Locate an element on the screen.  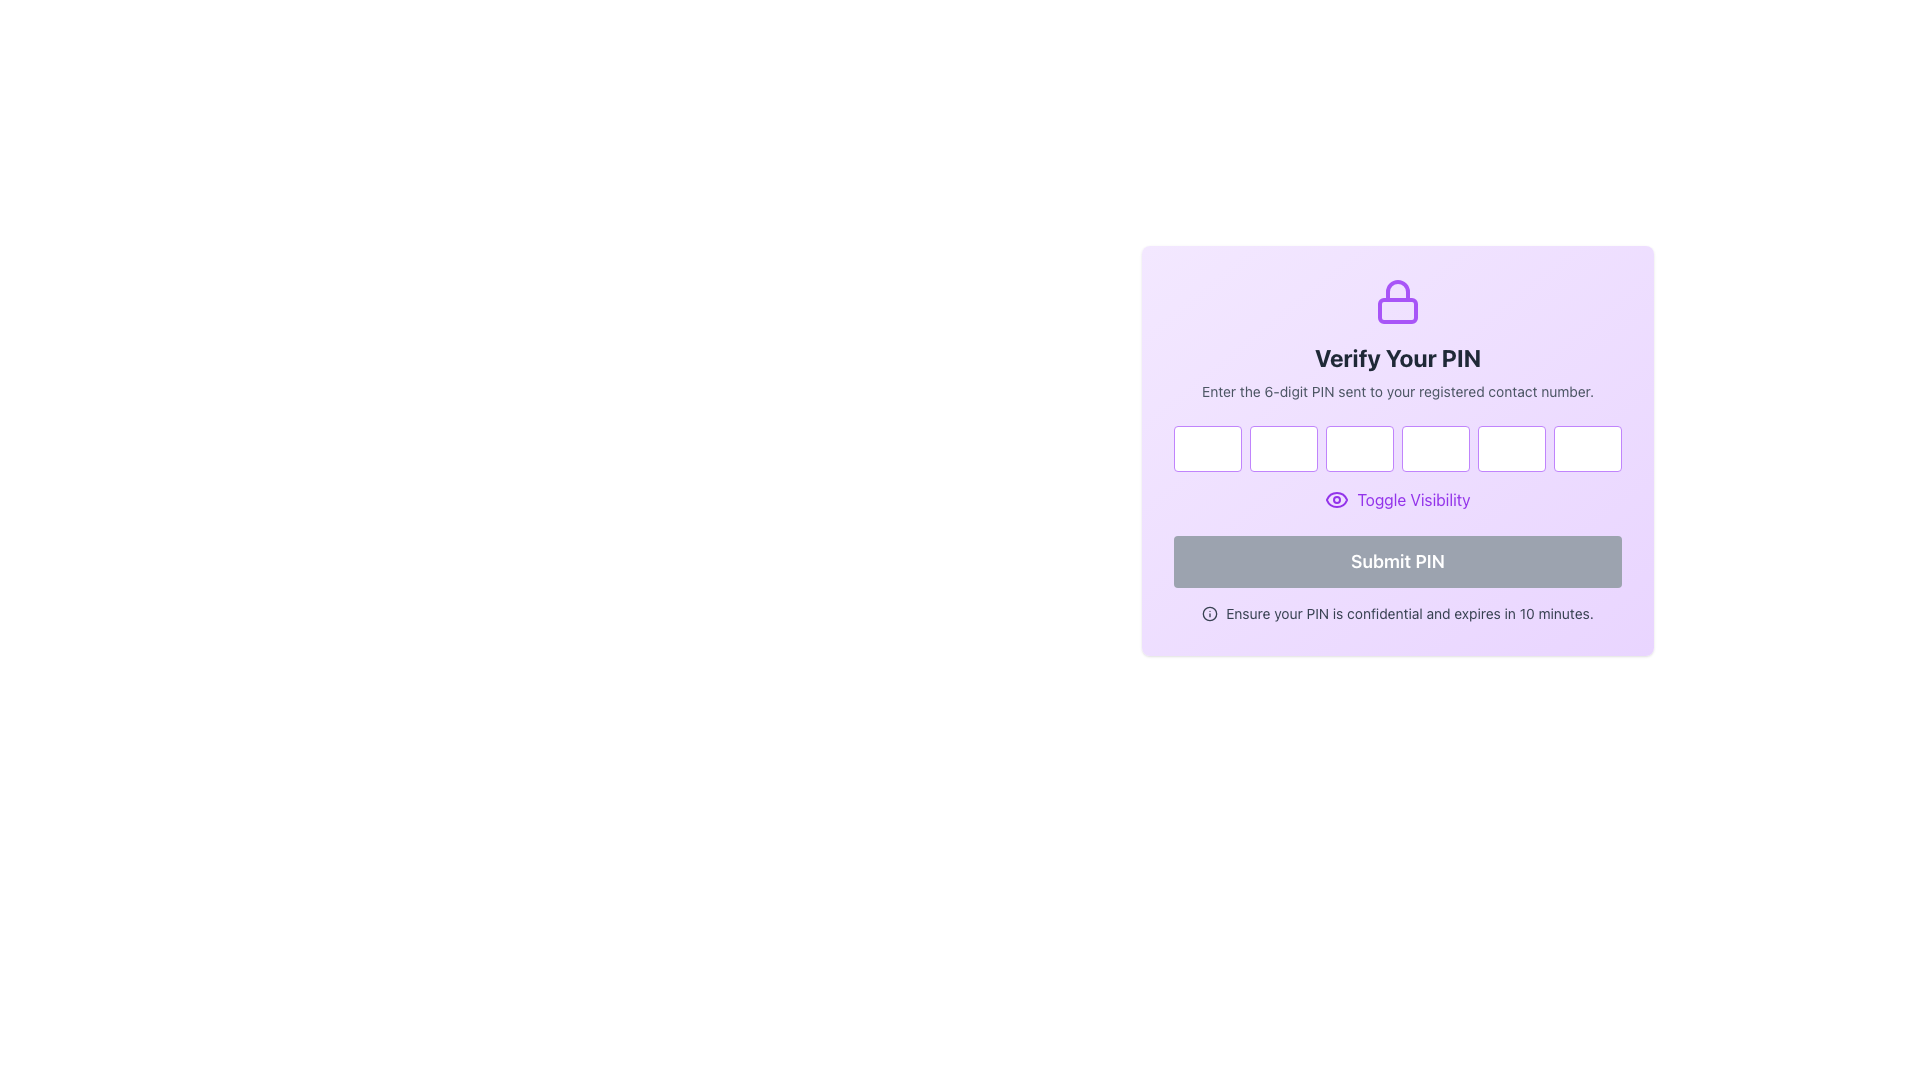
the submit button located at the bottom of the purple dialog box is located at coordinates (1396, 562).